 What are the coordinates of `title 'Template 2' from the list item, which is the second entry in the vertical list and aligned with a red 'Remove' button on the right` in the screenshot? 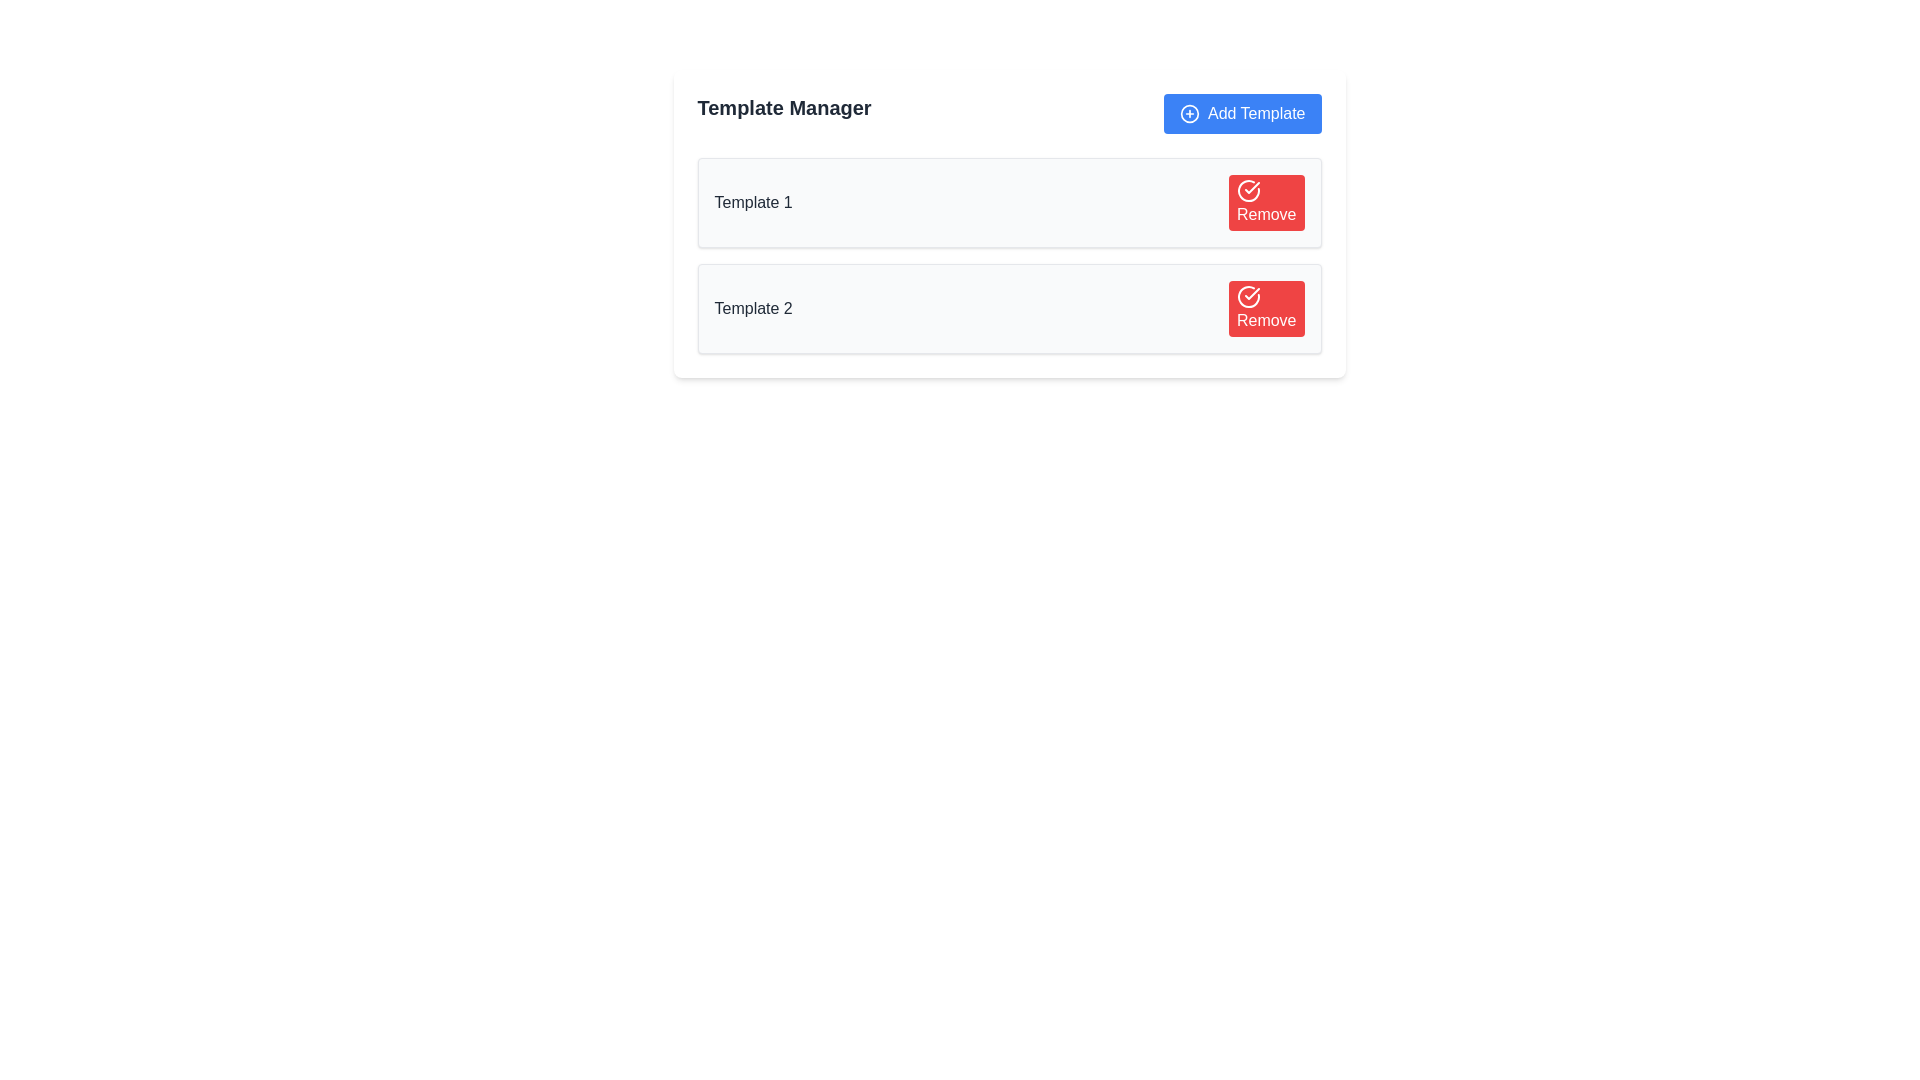 It's located at (1009, 308).